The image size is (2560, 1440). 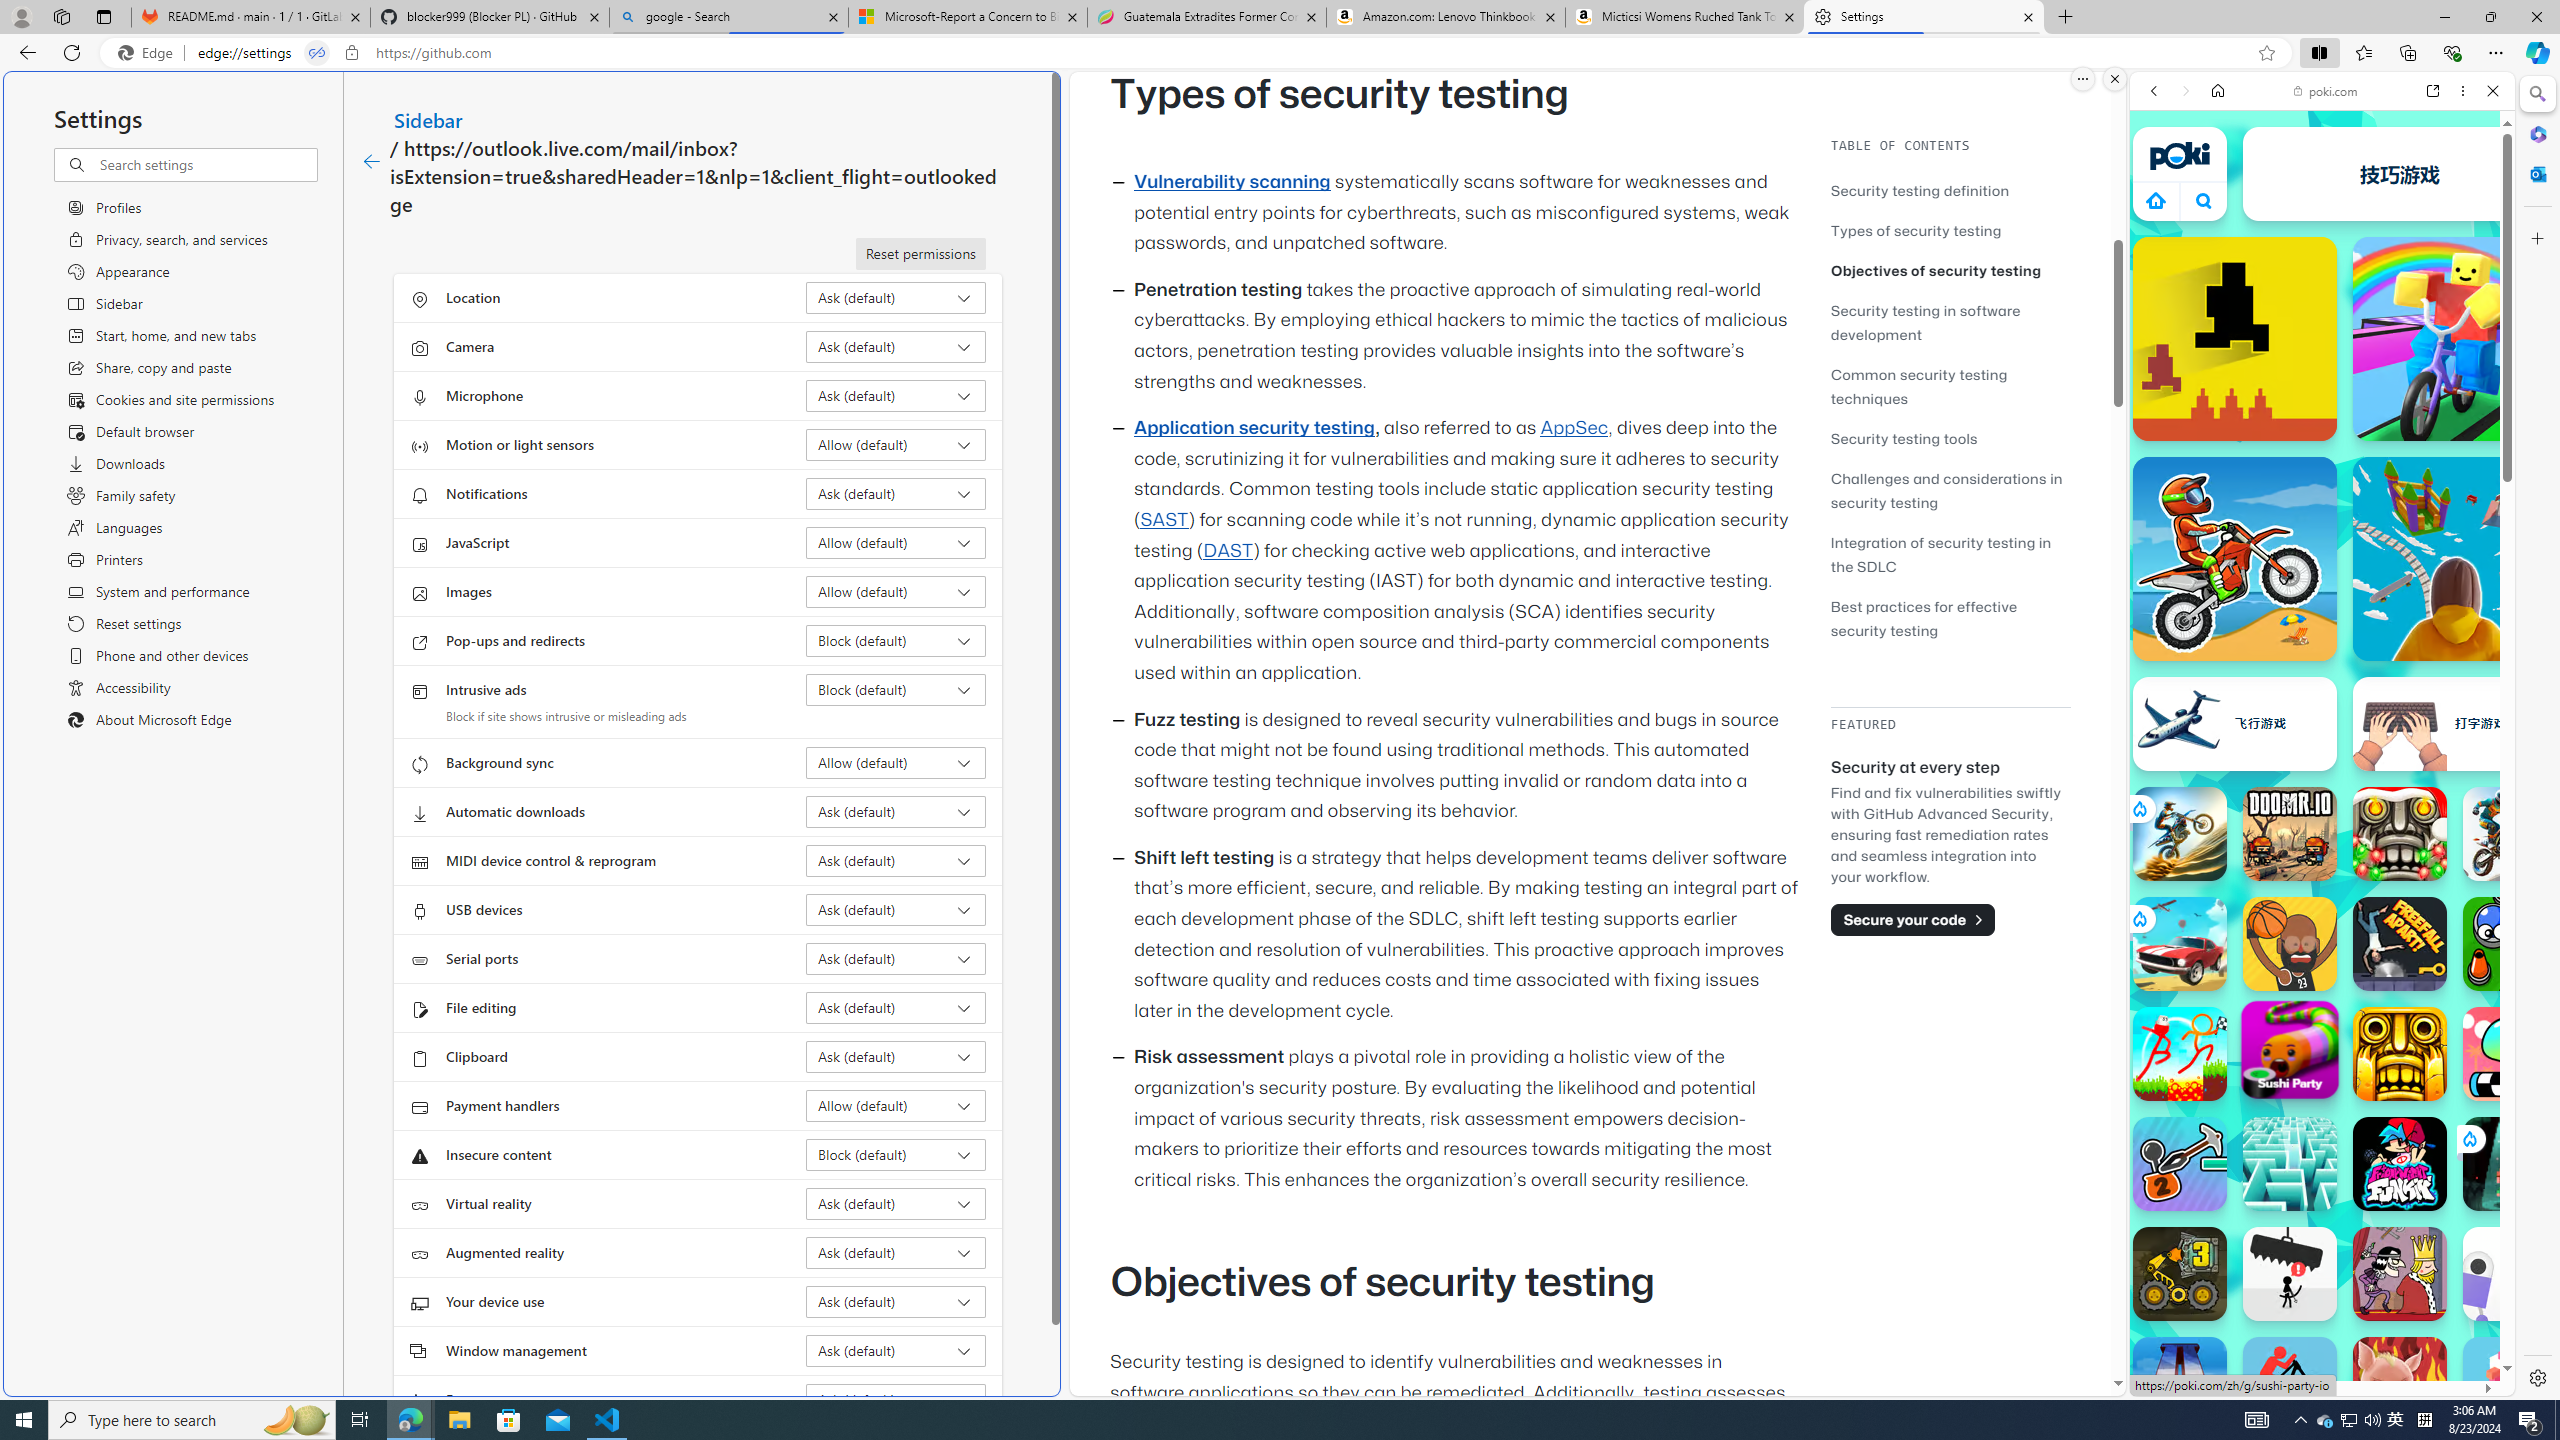 I want to click on 'Moto X3M Moto X3M', so click(x=2233, y=558).